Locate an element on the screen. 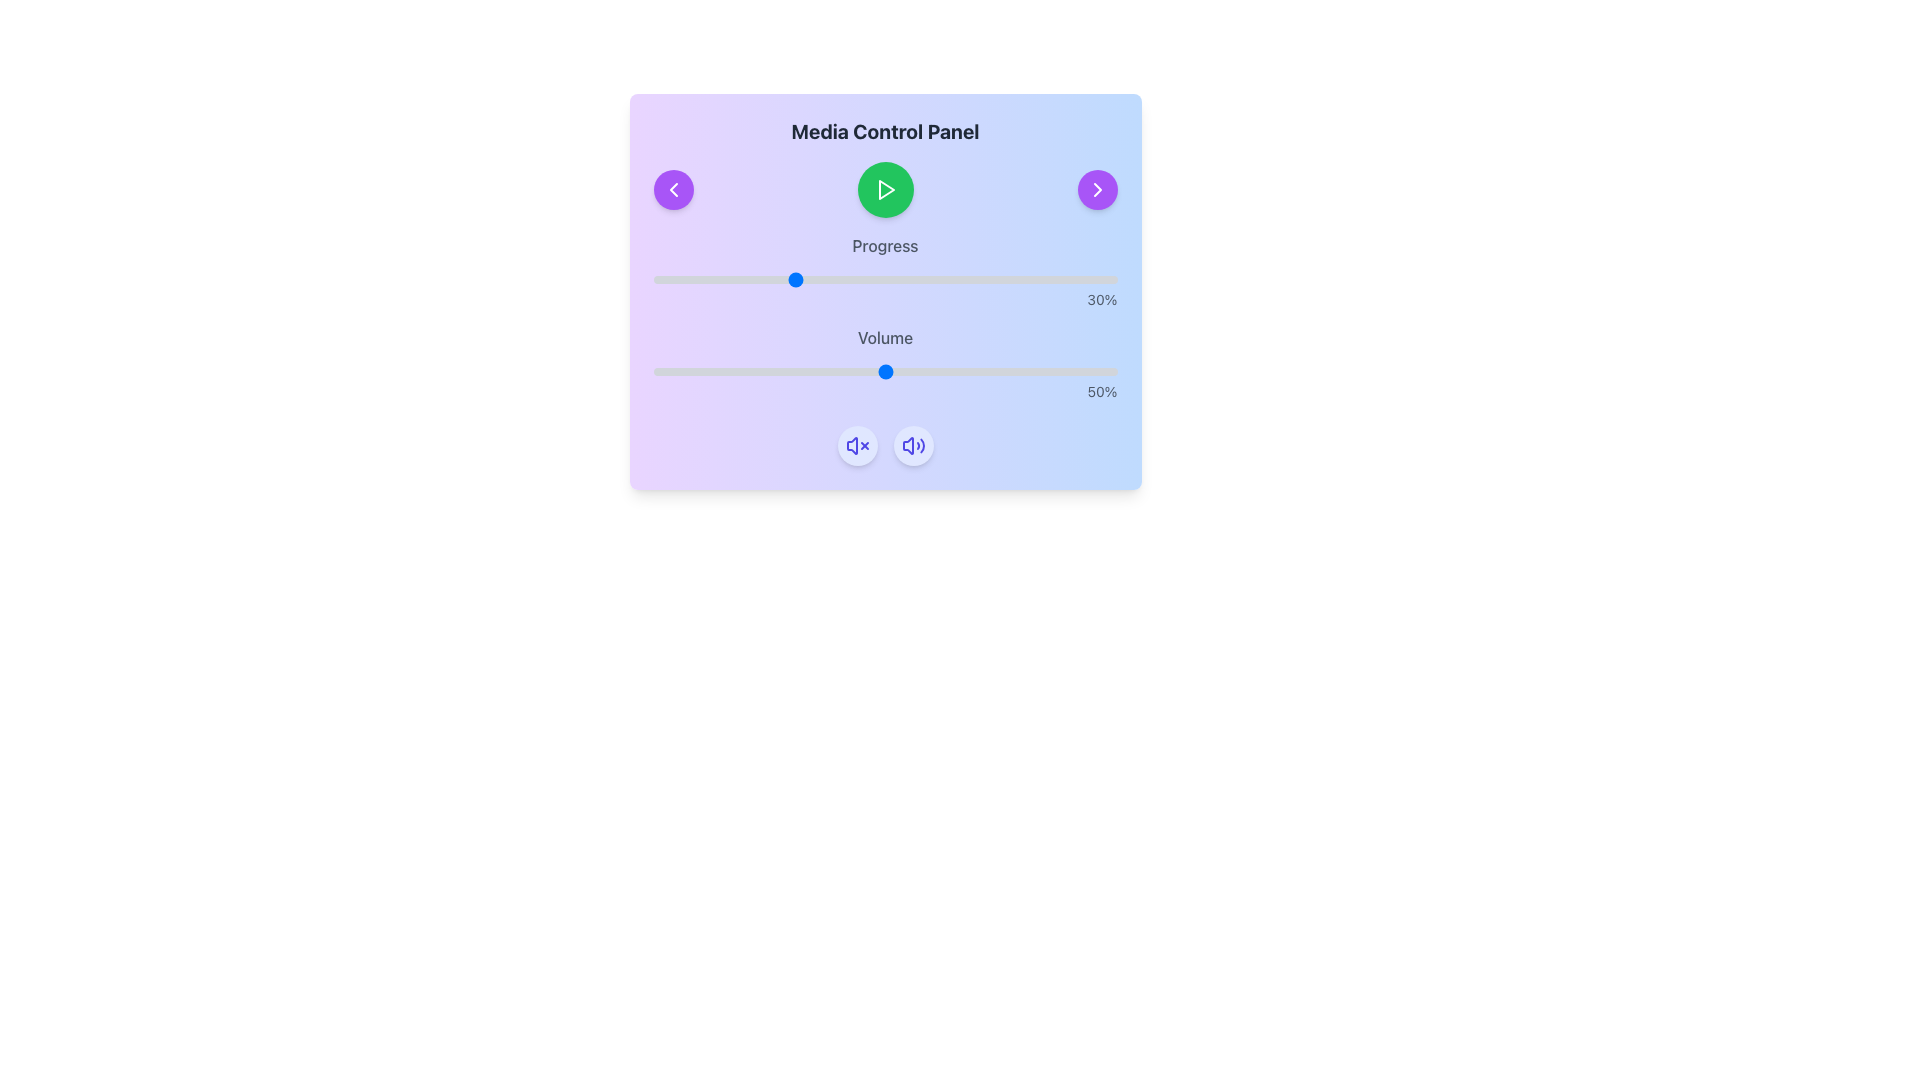 The height and width of the screenshot is (1080, 1920). the slider value is located at coordinates (672, 371).